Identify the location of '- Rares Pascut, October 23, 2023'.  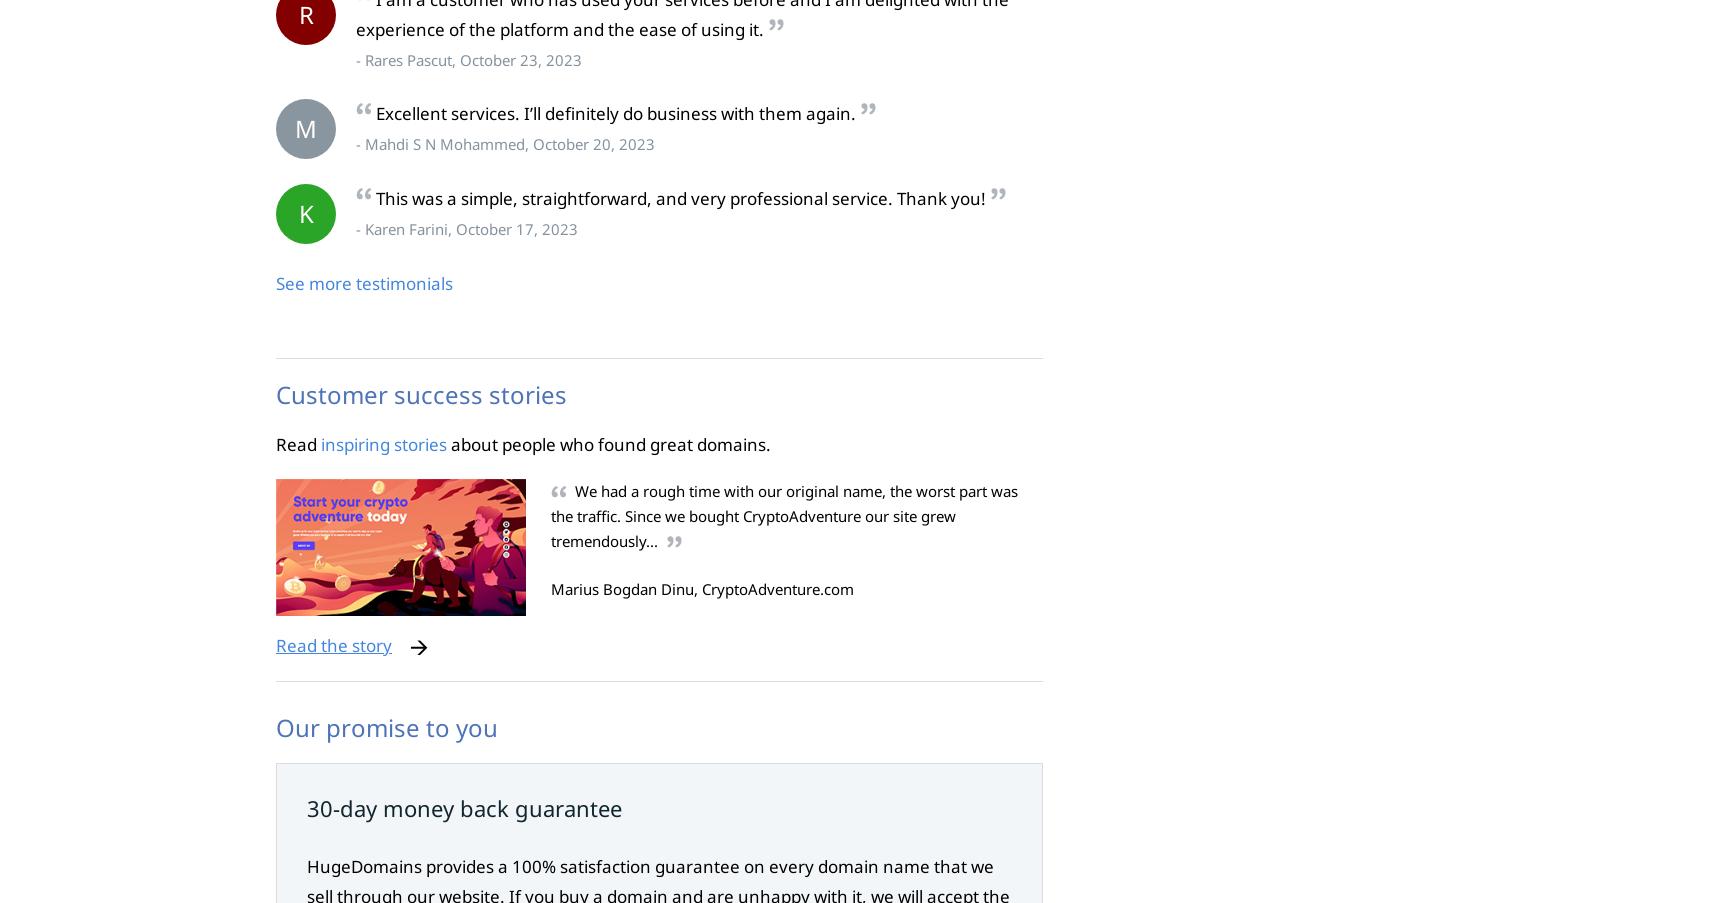
(468, 57).